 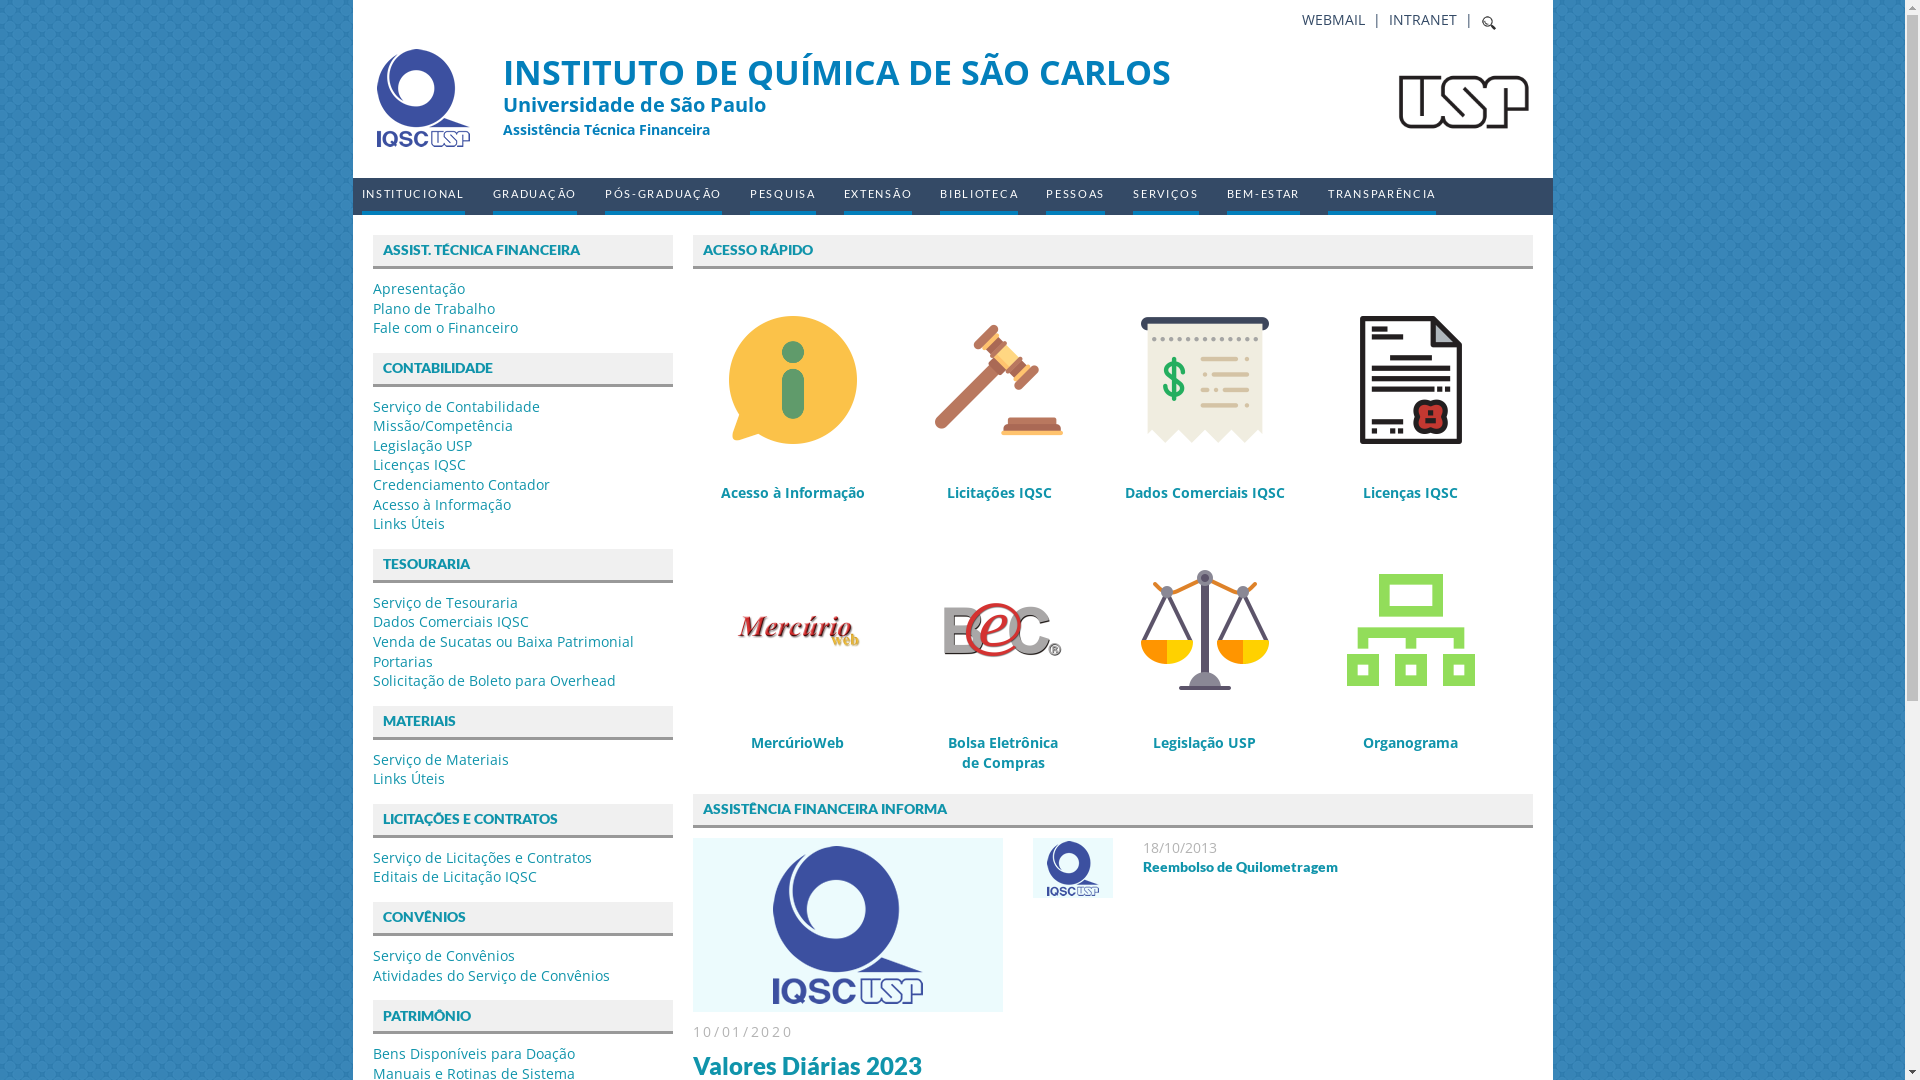 What do you see at coordinates (781, 196) in the screenshot?
I see `'PESQUISA'` at bounding box center [781, 196].